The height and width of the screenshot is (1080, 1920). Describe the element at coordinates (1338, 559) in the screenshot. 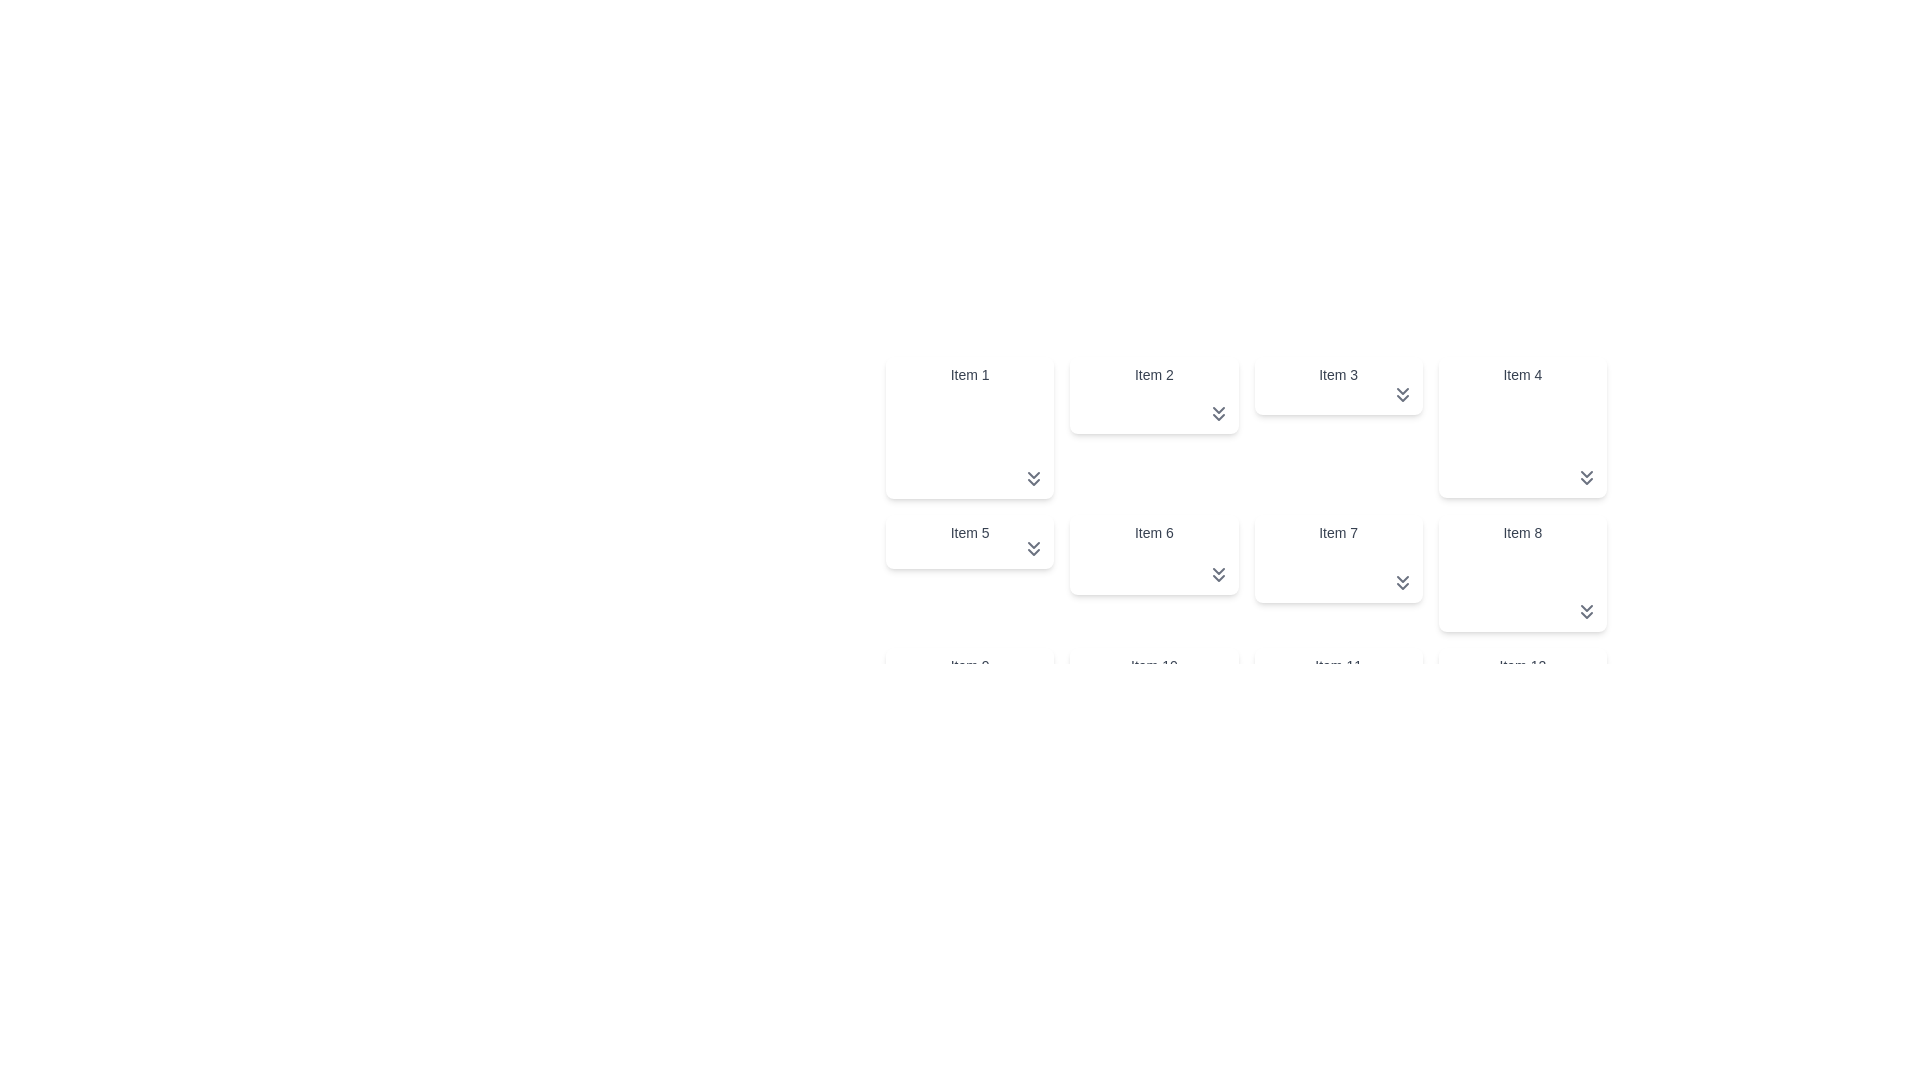

I see `the Card component displaying 'Item 7'` at that location.